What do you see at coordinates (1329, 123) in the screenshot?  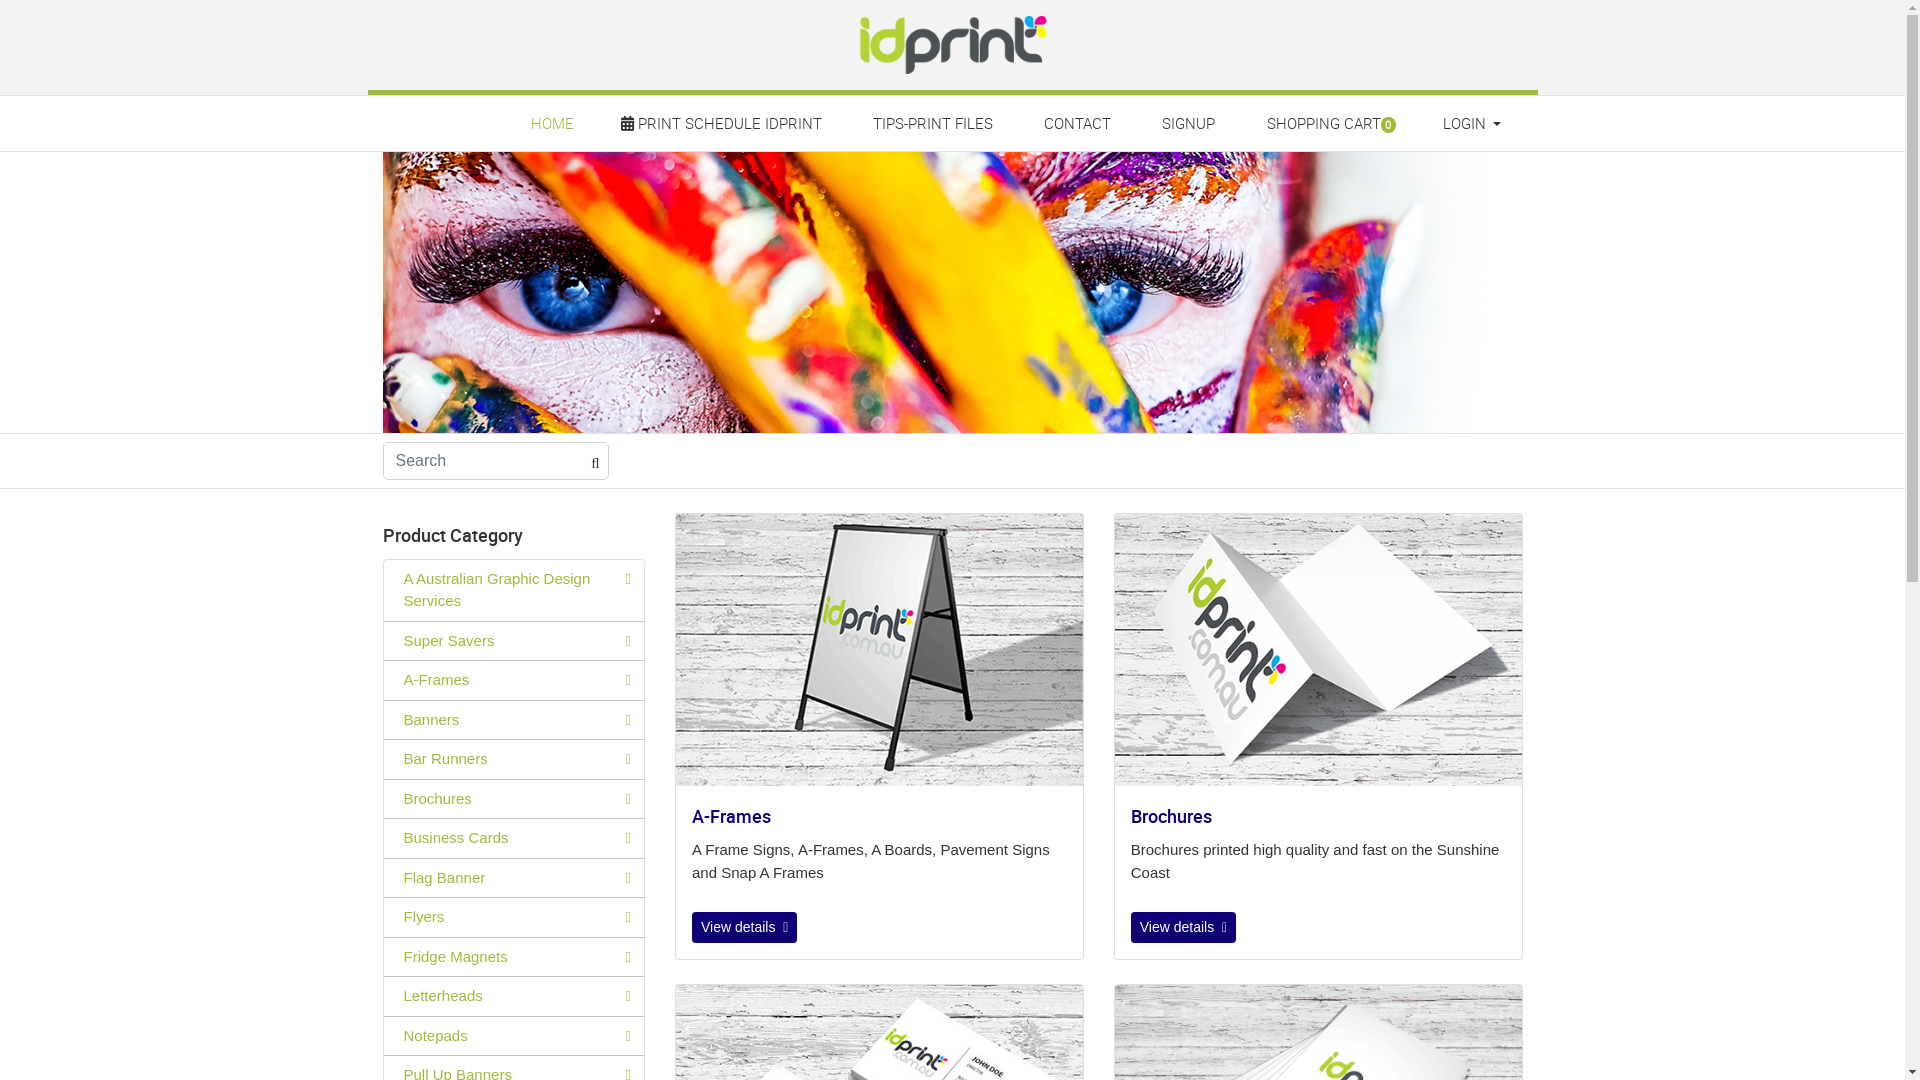 I see `'SHOPPING CART0'` at bounding box center [1329, 123].